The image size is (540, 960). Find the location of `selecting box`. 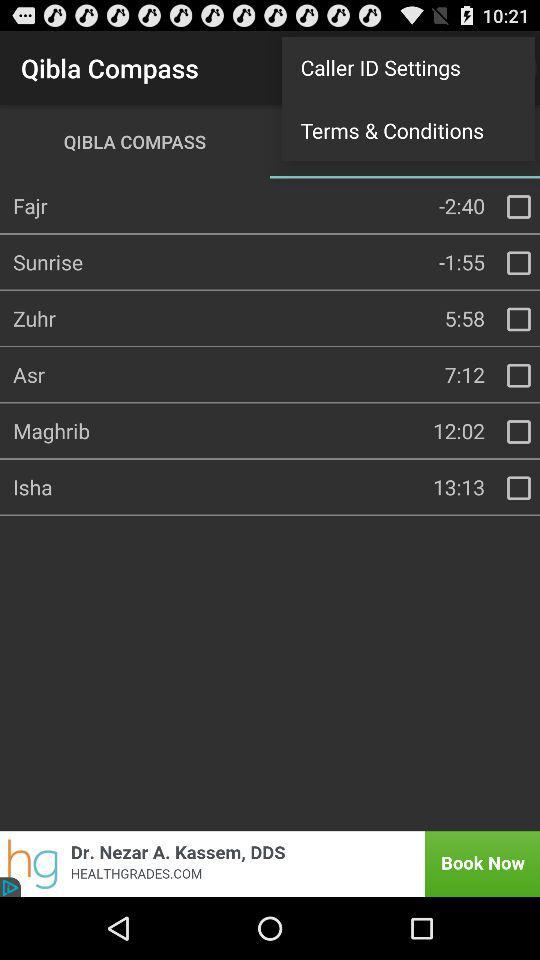

selecting box is located at coordinates (518, 206).